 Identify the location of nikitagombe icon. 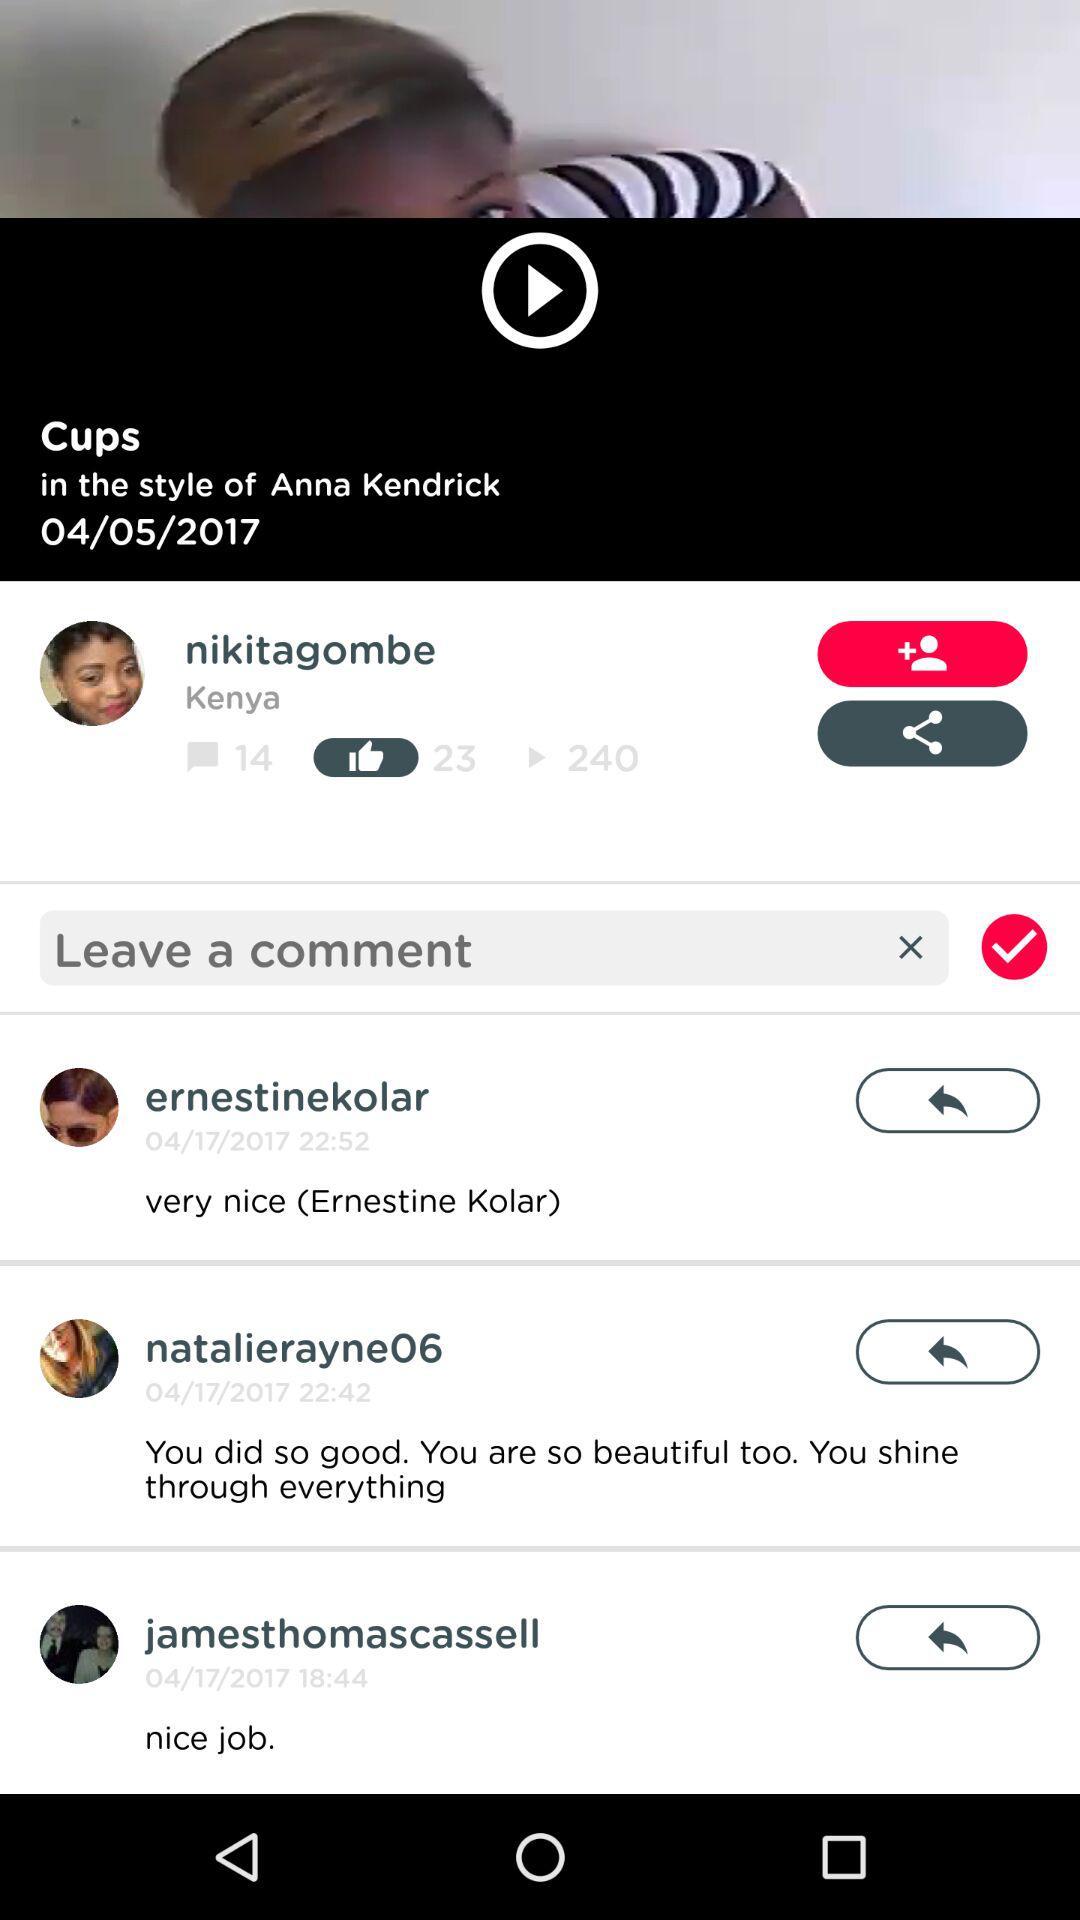
(310, 648).